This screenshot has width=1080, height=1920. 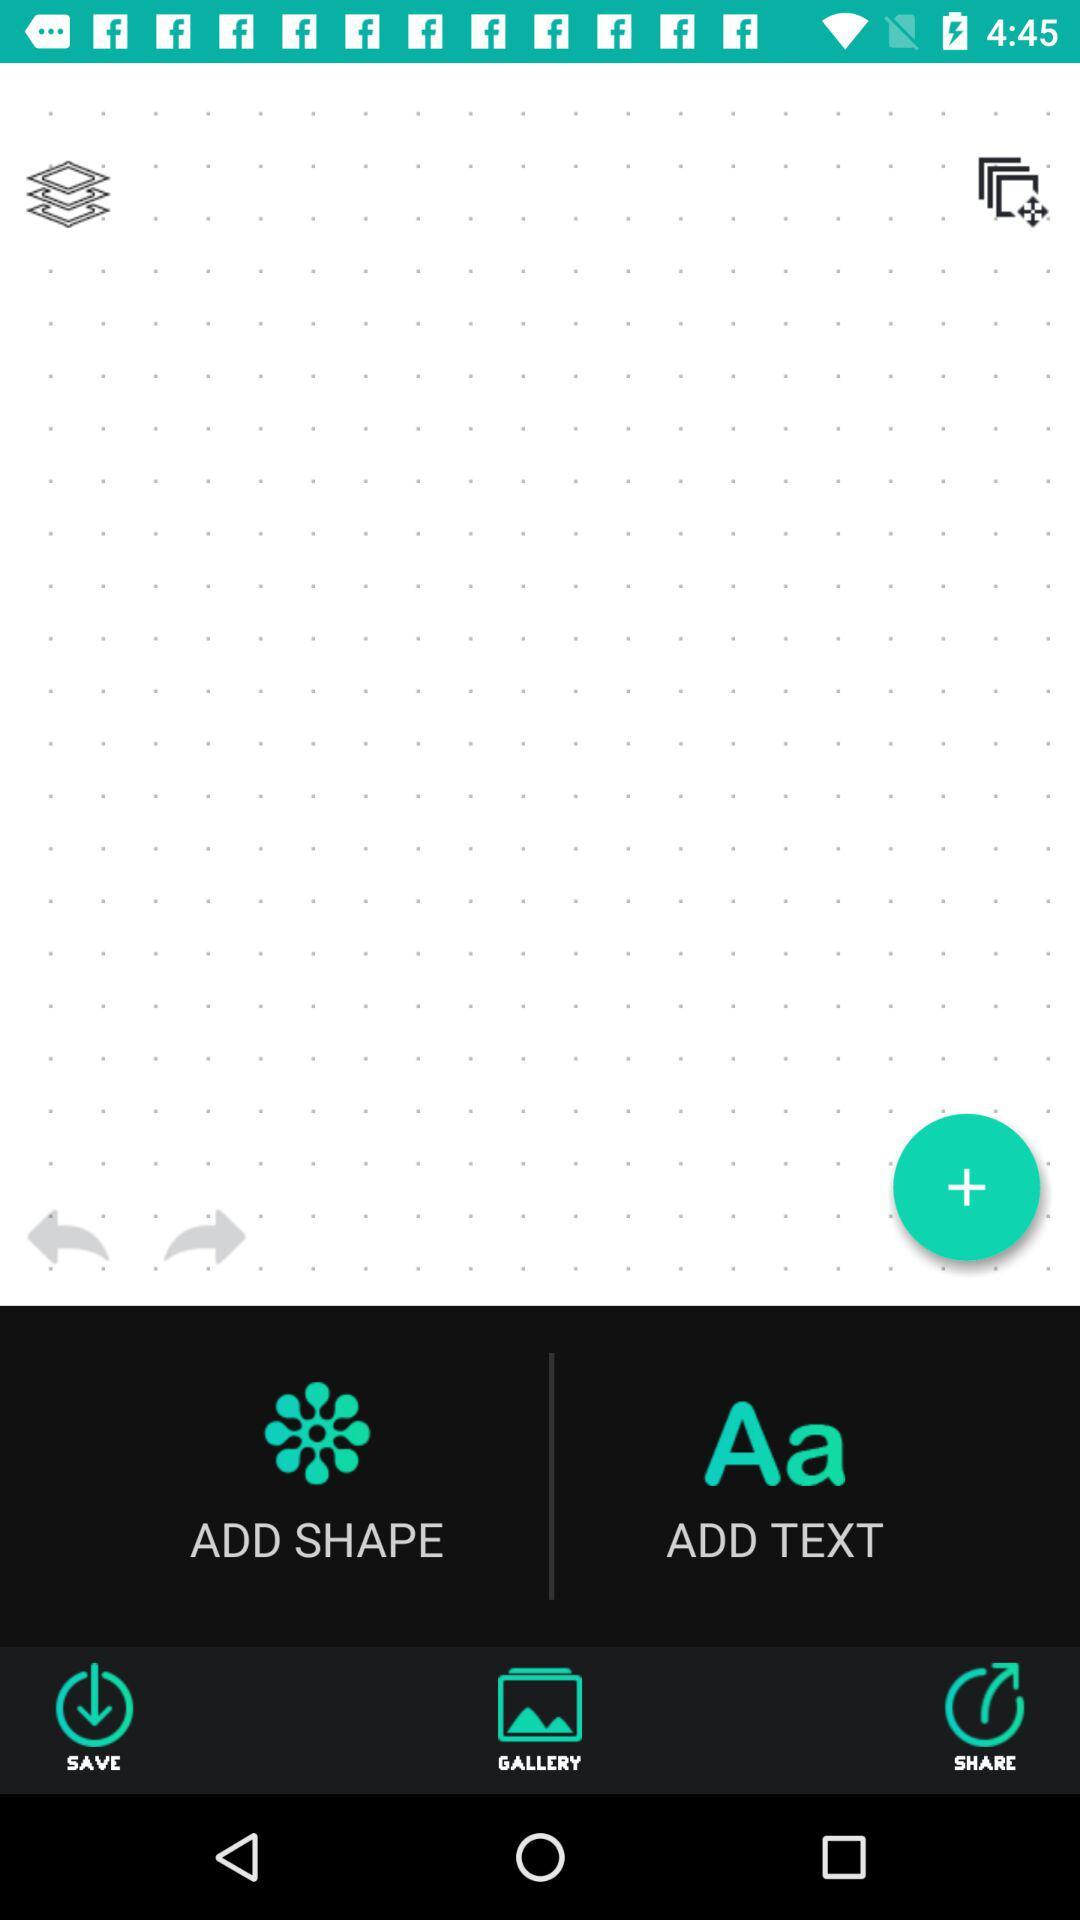 I want to click on the item next to the share icon, so click(x=540, y=1719).